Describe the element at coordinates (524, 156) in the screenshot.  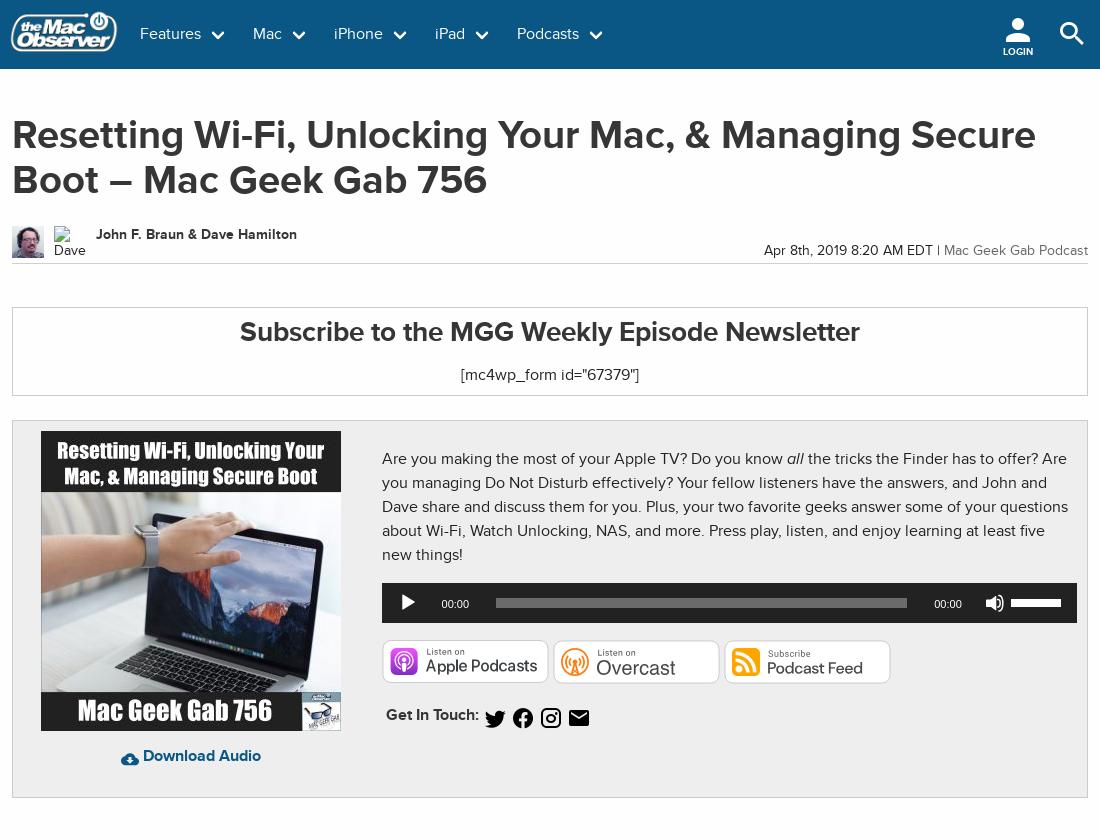
I see `'Resetting Wi-Fi, Unlocking Your Mac, & Managing Secure Boot – Mac Geek Gab 756'` at that location.